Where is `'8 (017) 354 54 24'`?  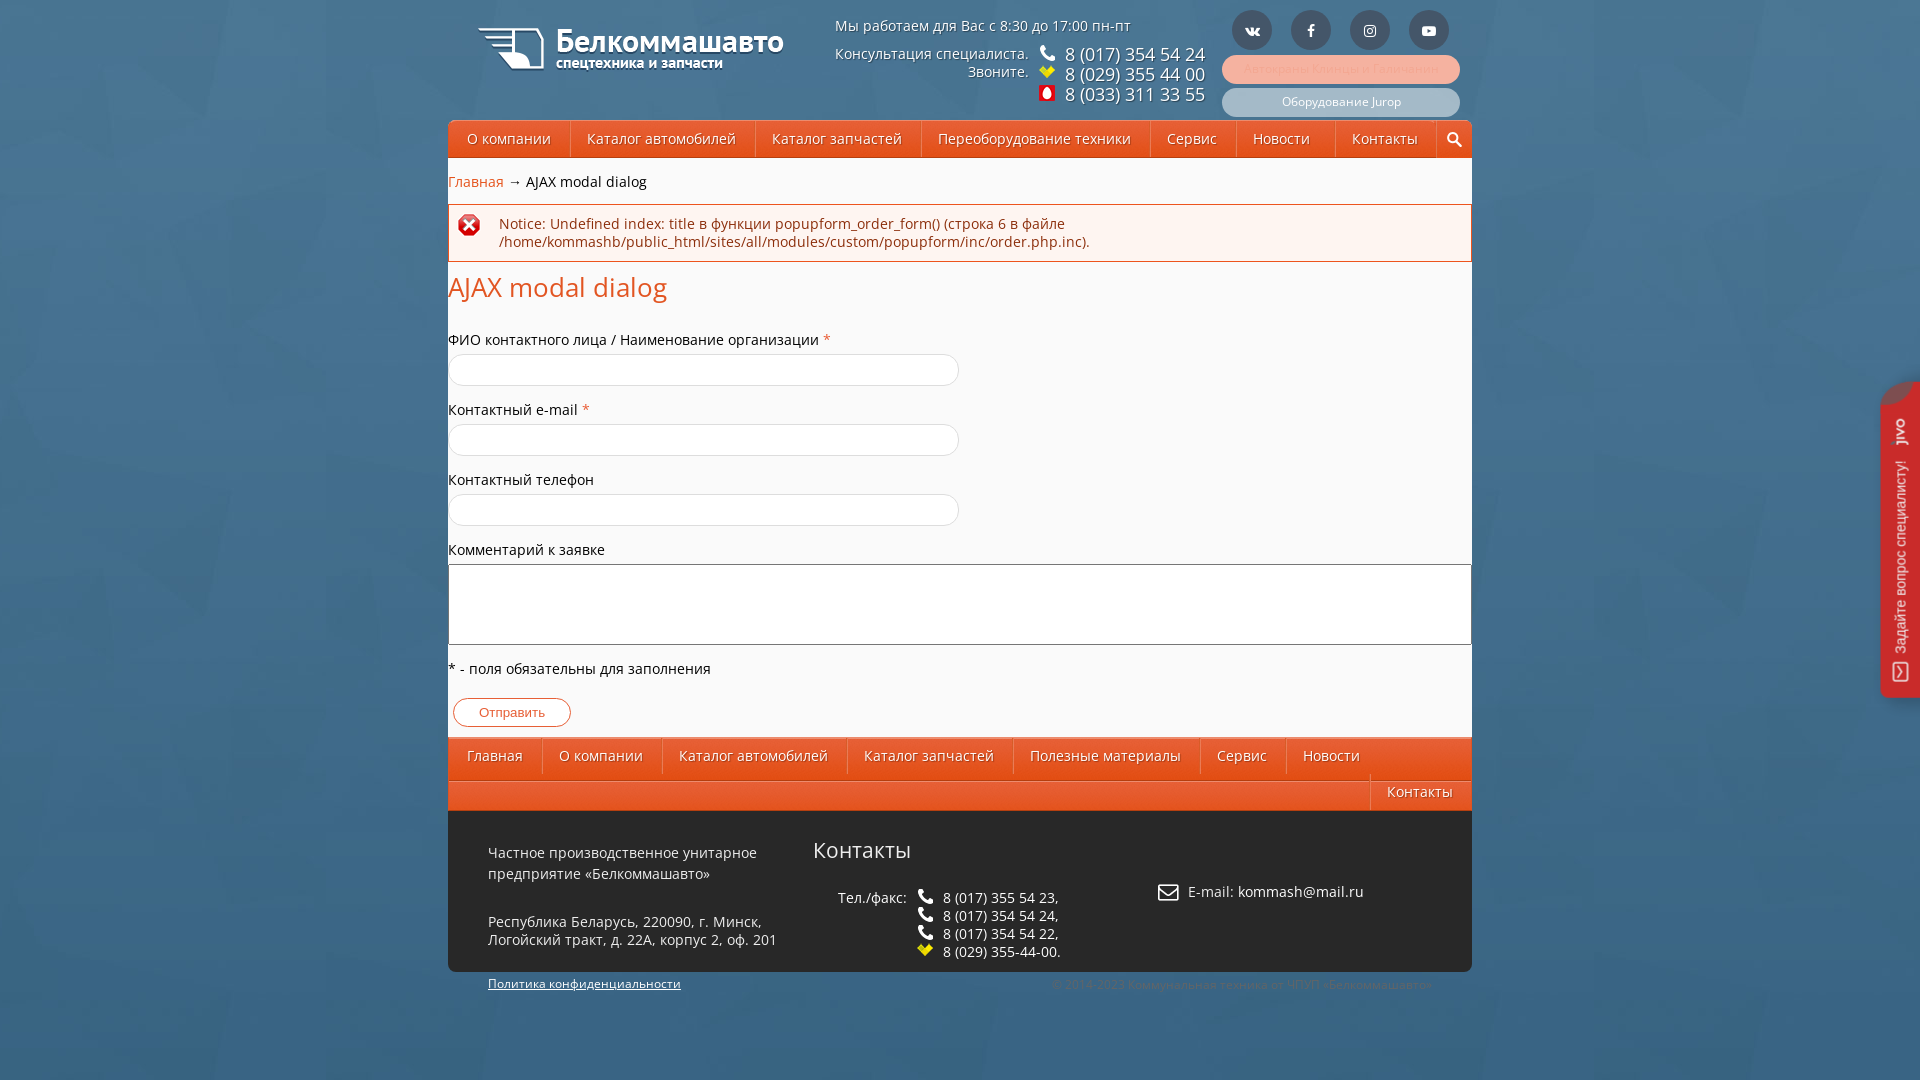
'8 (017) 354 54 24' is located at coordinates (1059, 53).